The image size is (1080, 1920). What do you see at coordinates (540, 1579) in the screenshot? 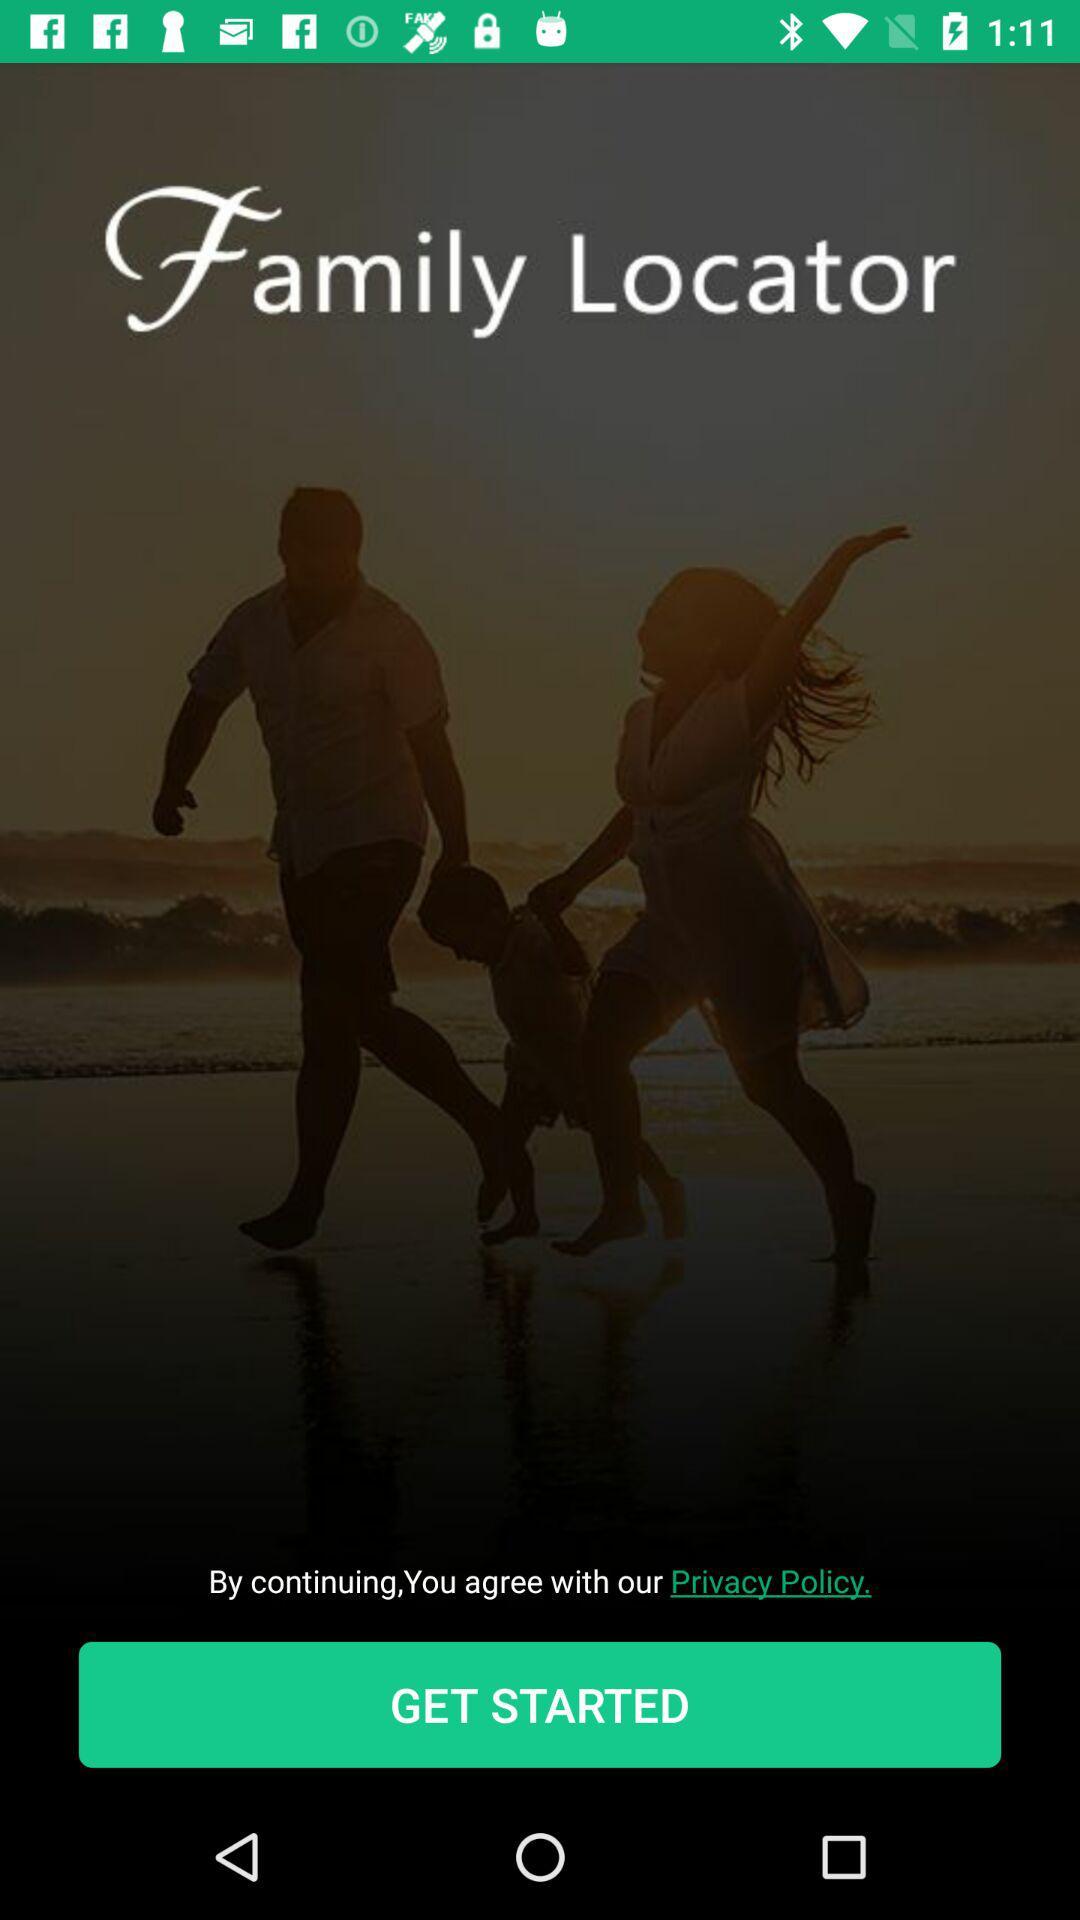
I see `item above get started icon` at bounding box center [540, 1579].